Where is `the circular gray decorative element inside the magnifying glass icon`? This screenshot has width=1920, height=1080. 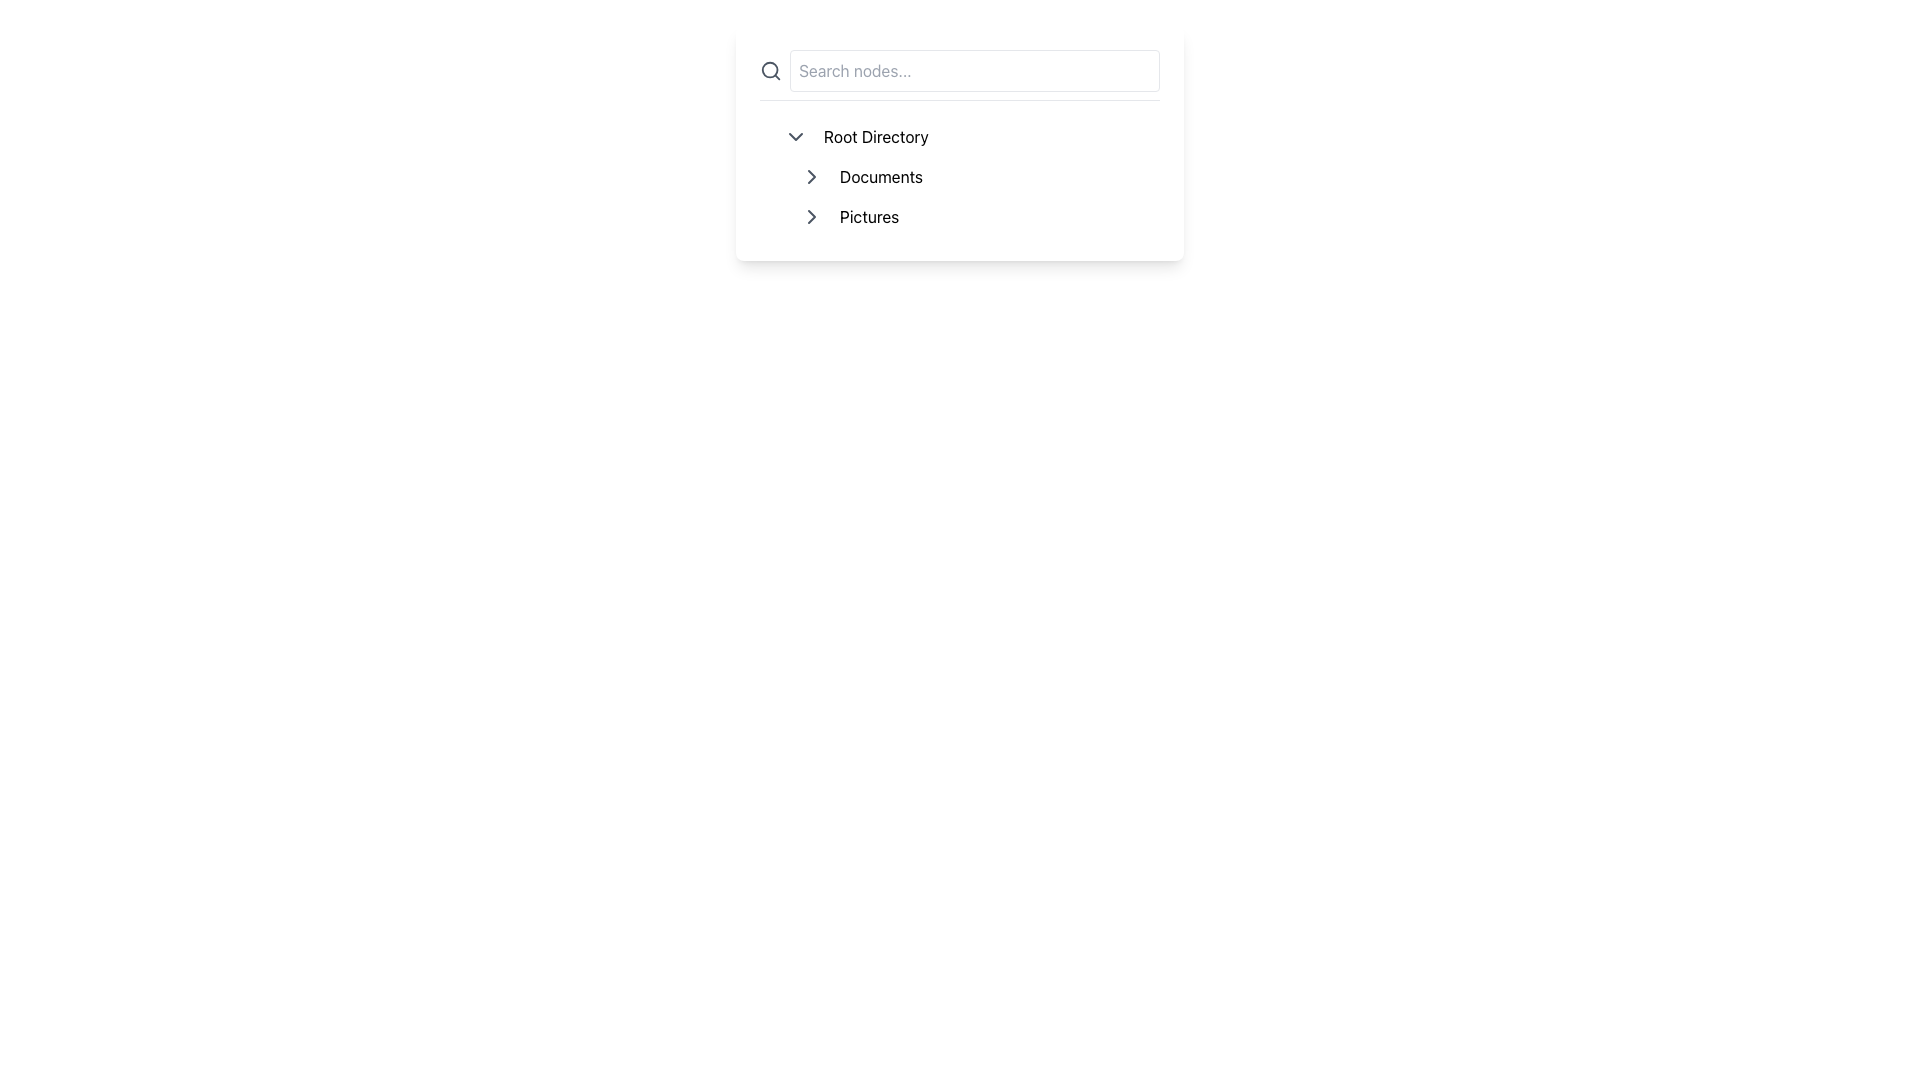
the circular gray decorative element inside the magnifying glass icon is located at coordinates (769, 69).